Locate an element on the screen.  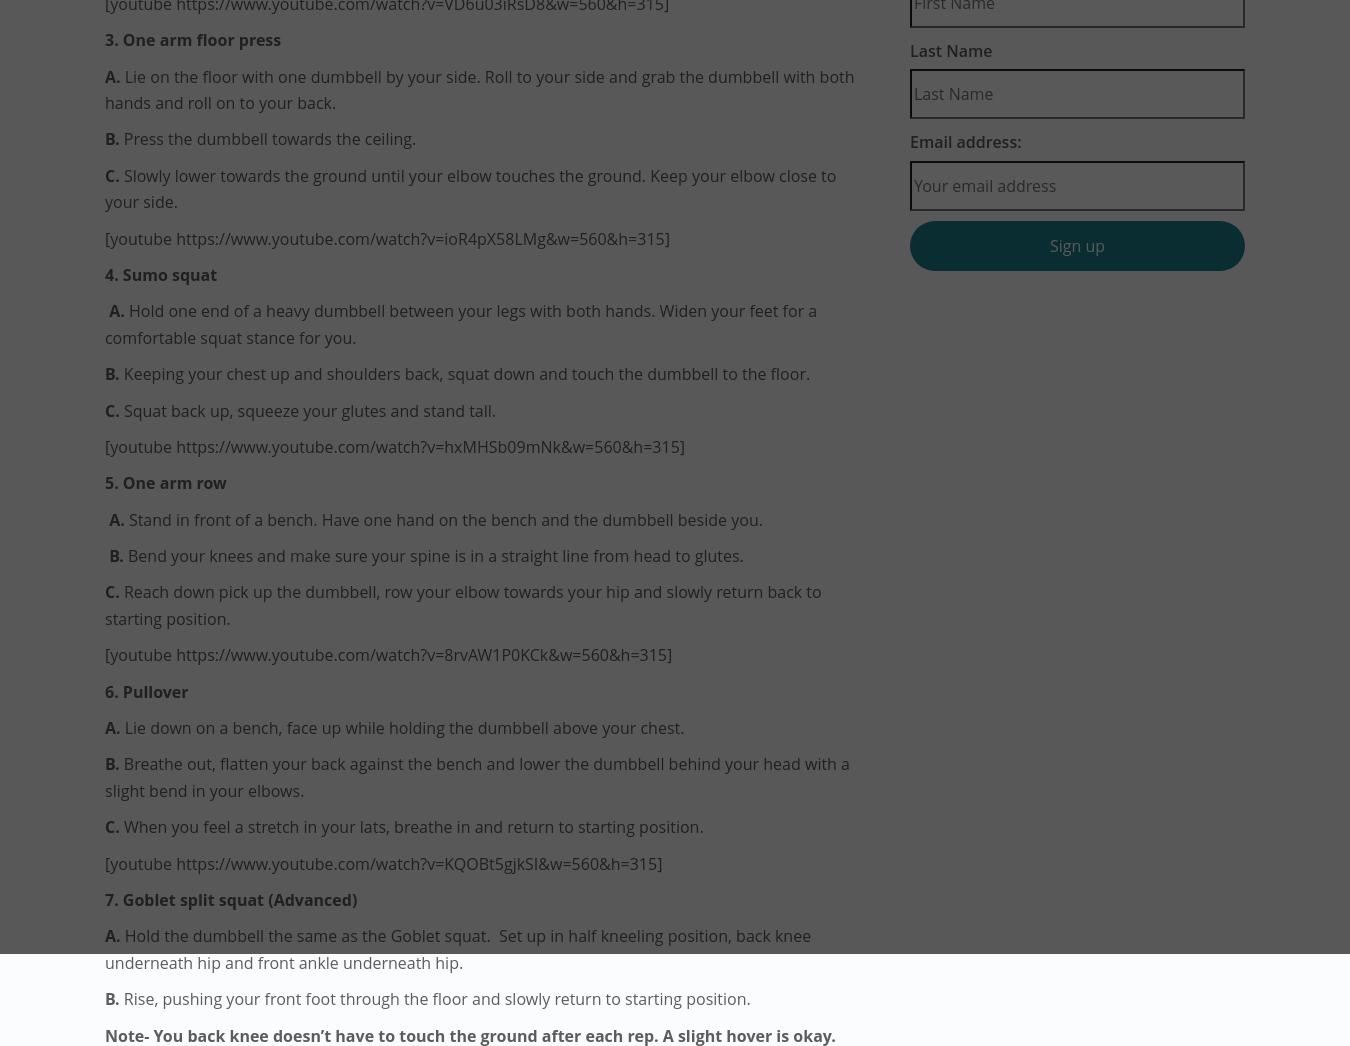
'3. One arm floor press' is located at coordinates (104, 38).